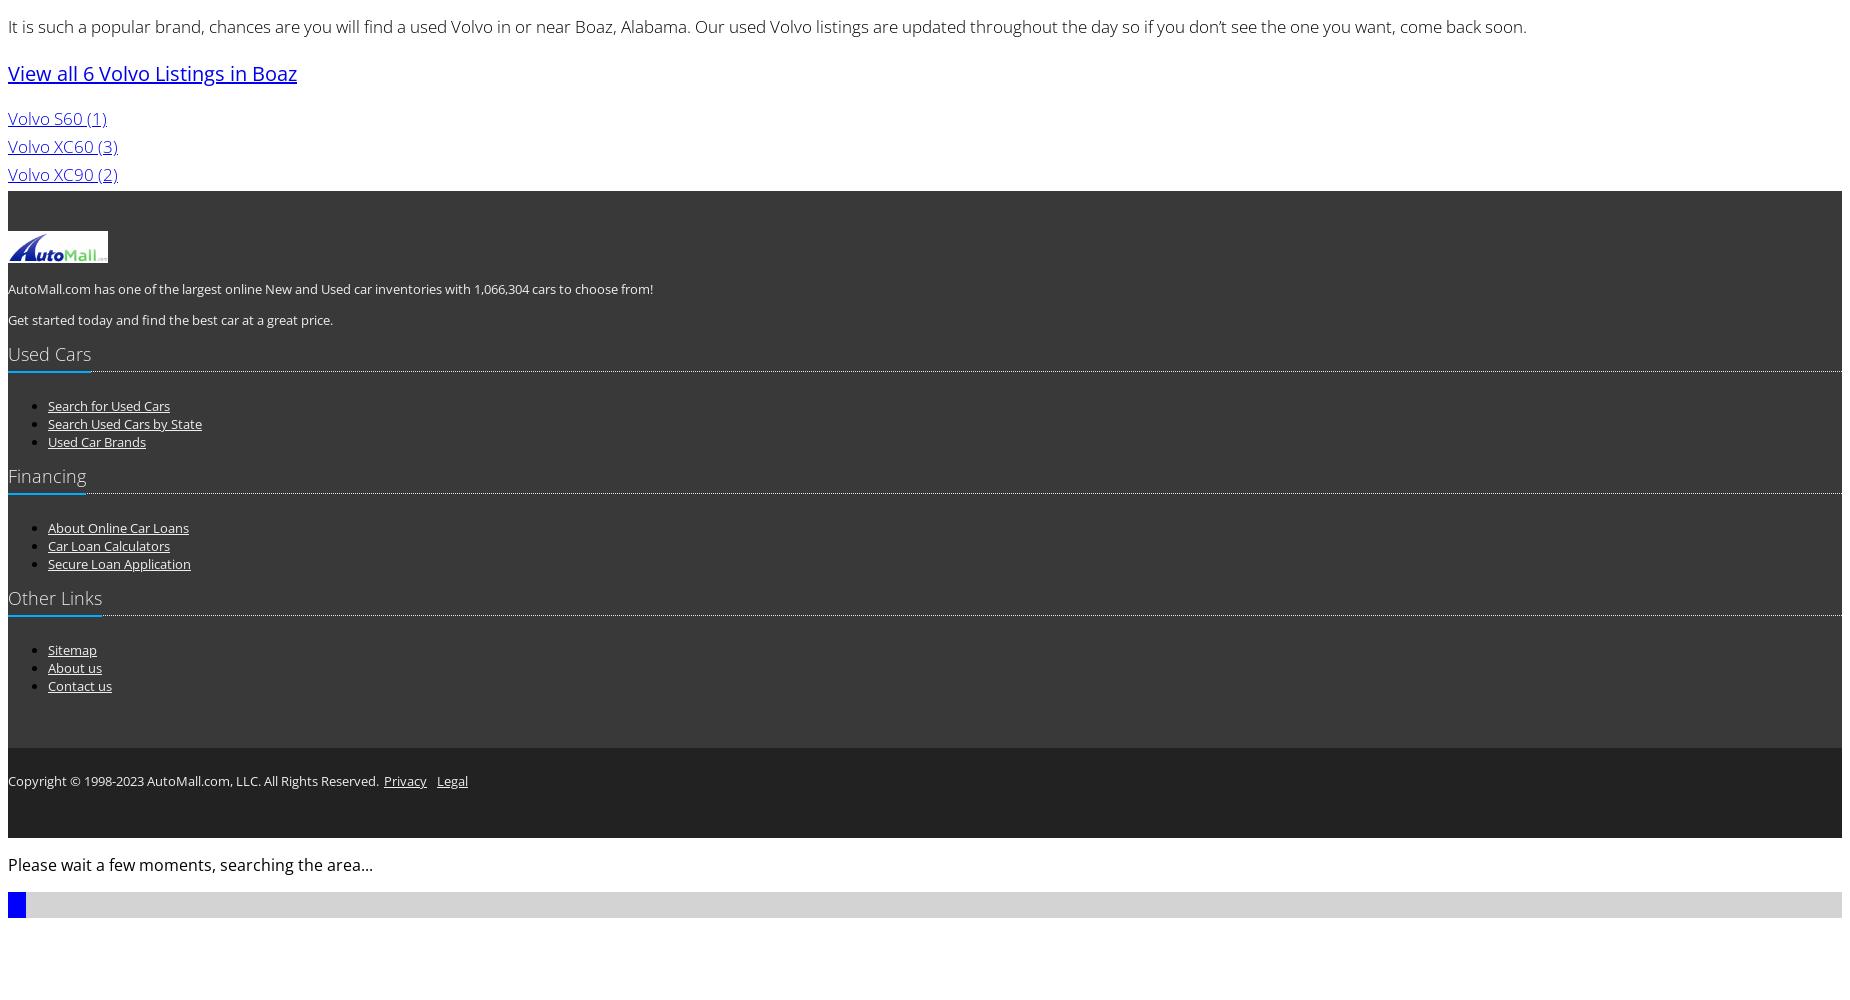  Describe the element at coordinates (166, 864) in the screenshot. I see `'Please wait a few moments, searching the'` at that location.